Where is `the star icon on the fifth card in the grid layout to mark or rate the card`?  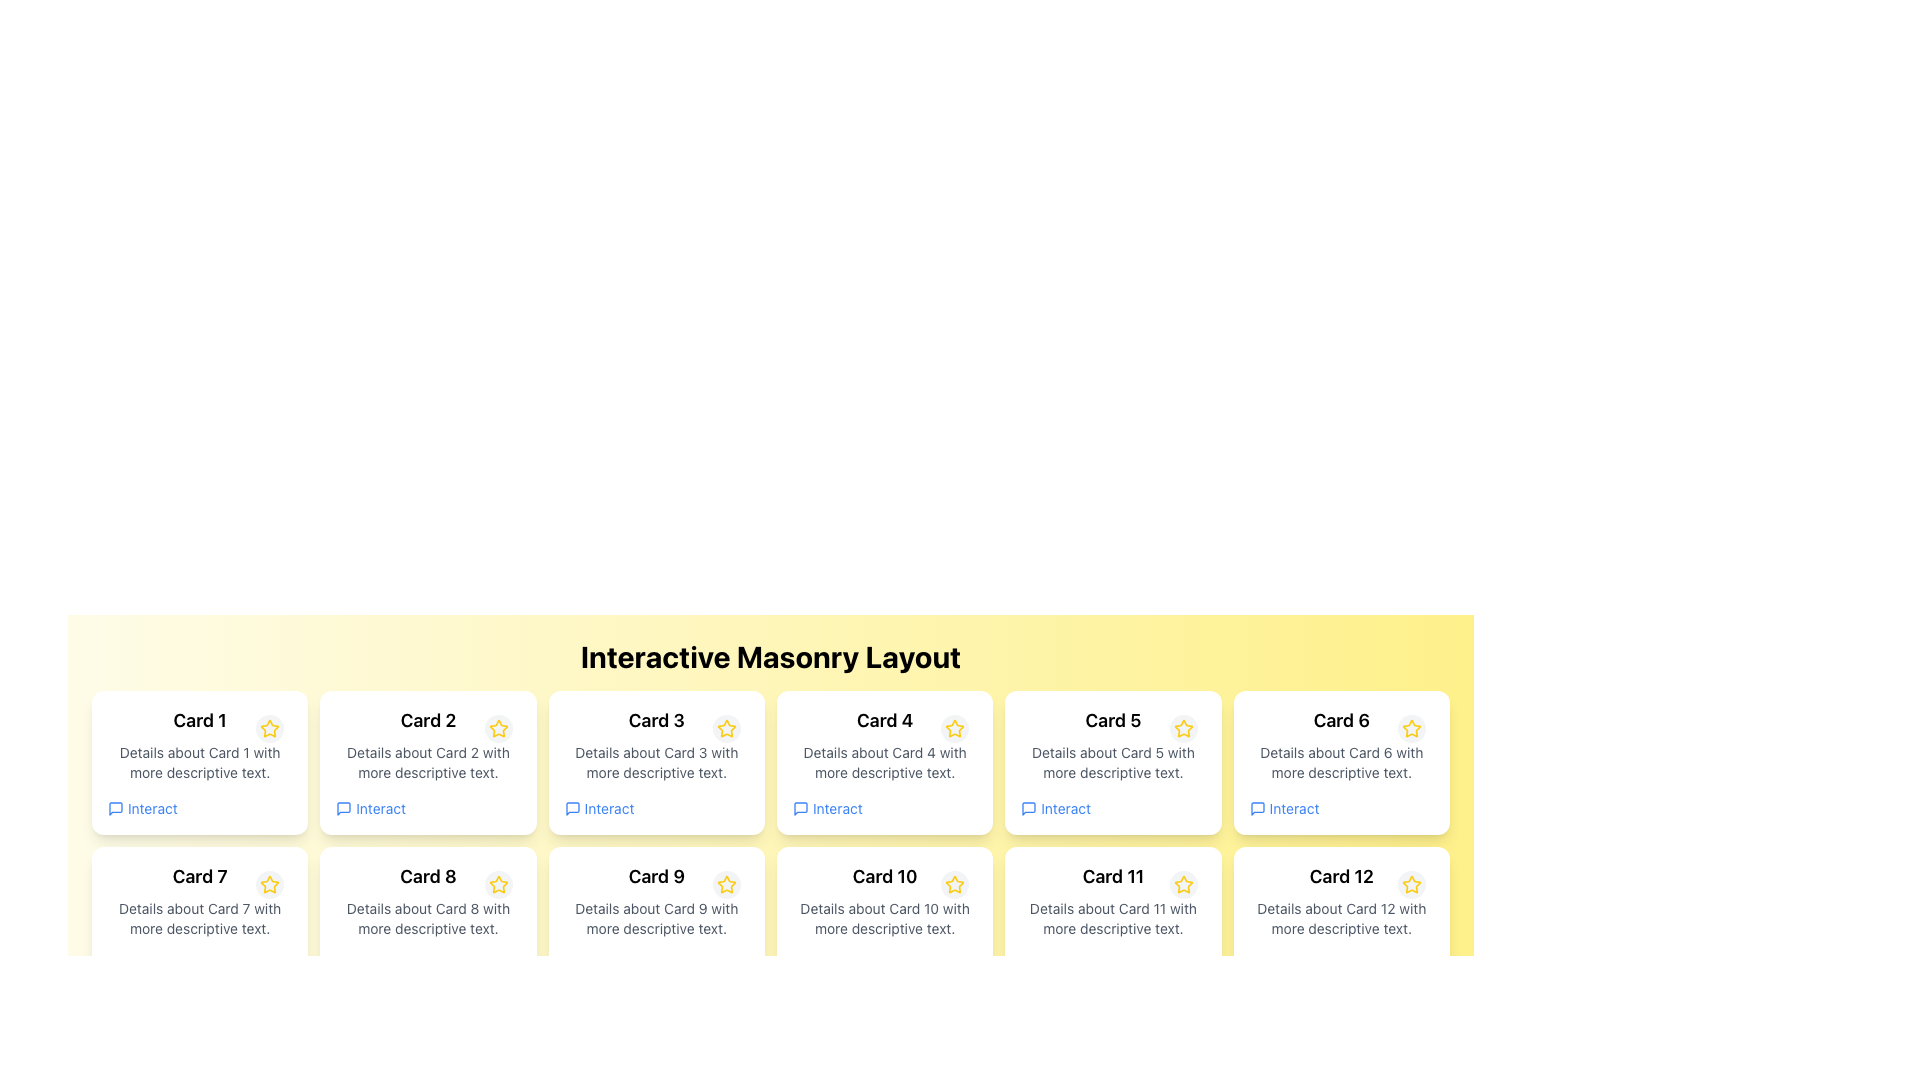
the star icon on the fifth card in the grid layout to mark or rate the card is located at coordinates (1112, 763).